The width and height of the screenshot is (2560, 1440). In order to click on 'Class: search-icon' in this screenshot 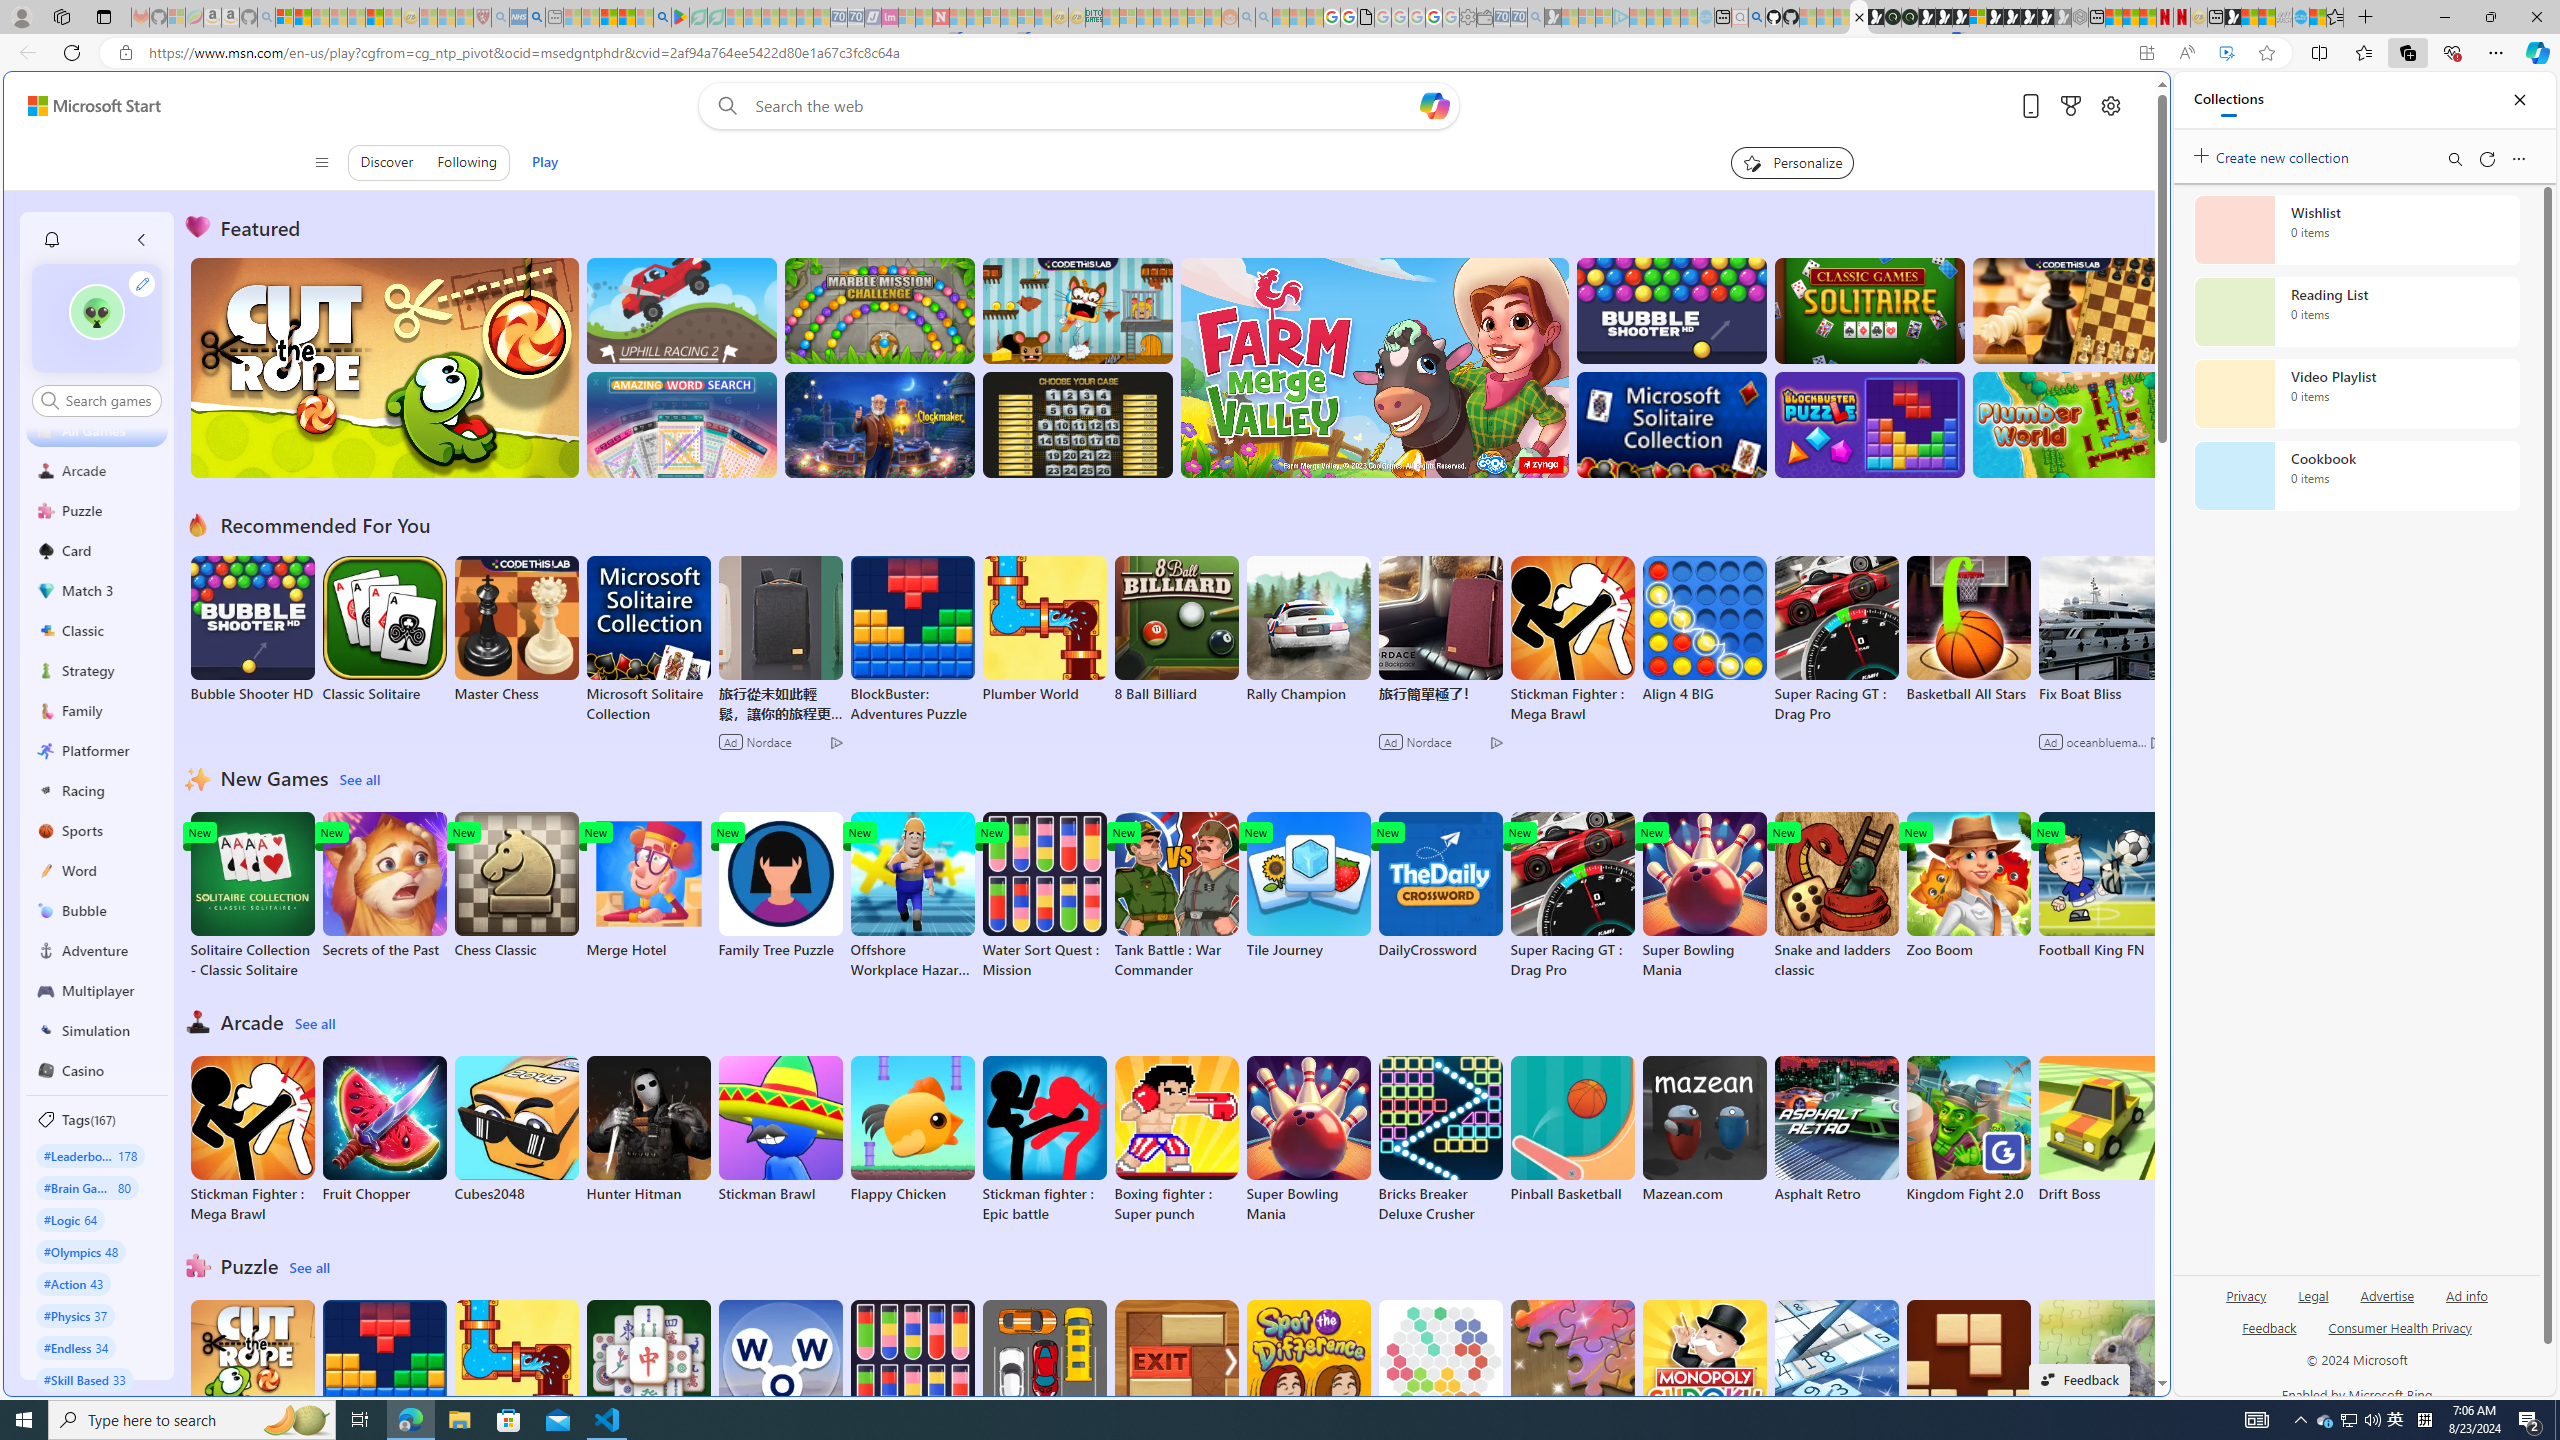, I will do `click(48, 399)`.